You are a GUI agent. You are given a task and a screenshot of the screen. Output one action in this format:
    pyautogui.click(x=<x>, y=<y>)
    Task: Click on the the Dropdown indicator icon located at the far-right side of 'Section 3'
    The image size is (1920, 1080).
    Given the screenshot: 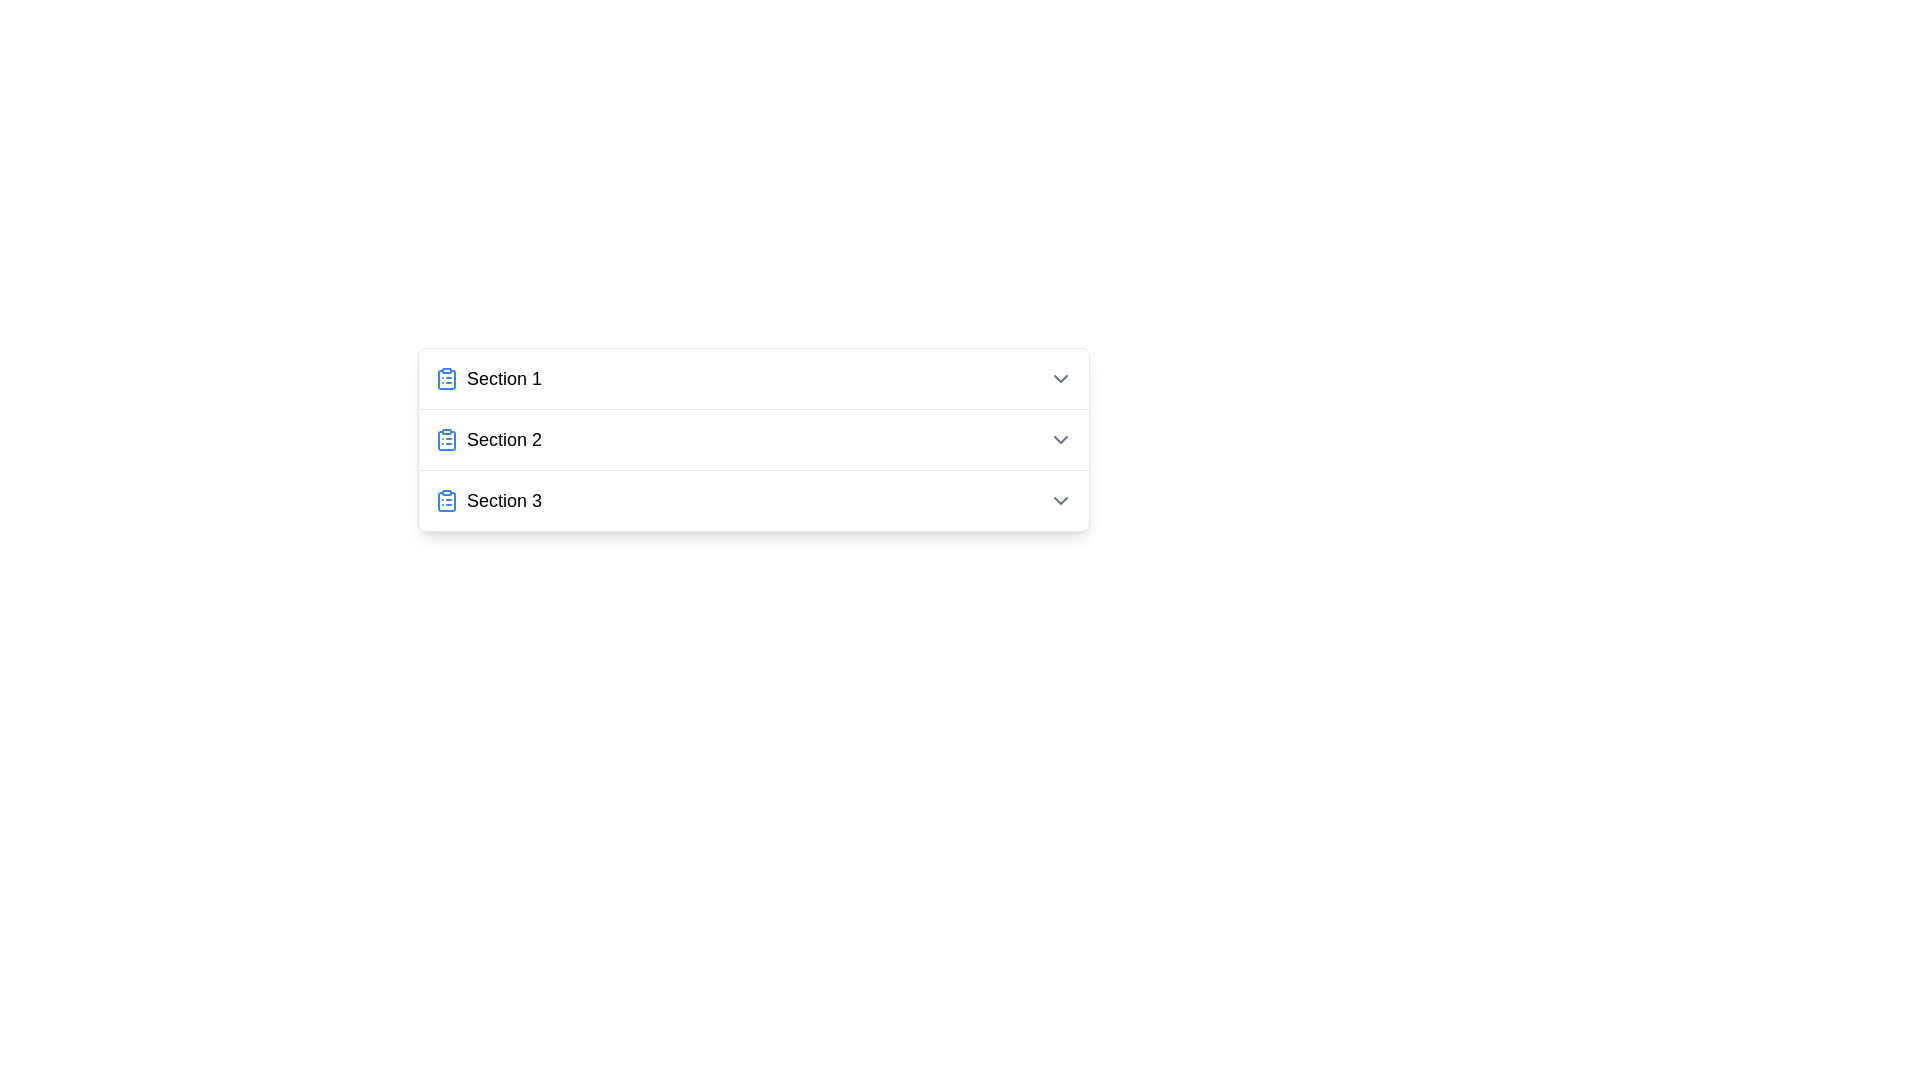 What is the action you would take?
    pyautogui.click(x=1059, y=500)
    